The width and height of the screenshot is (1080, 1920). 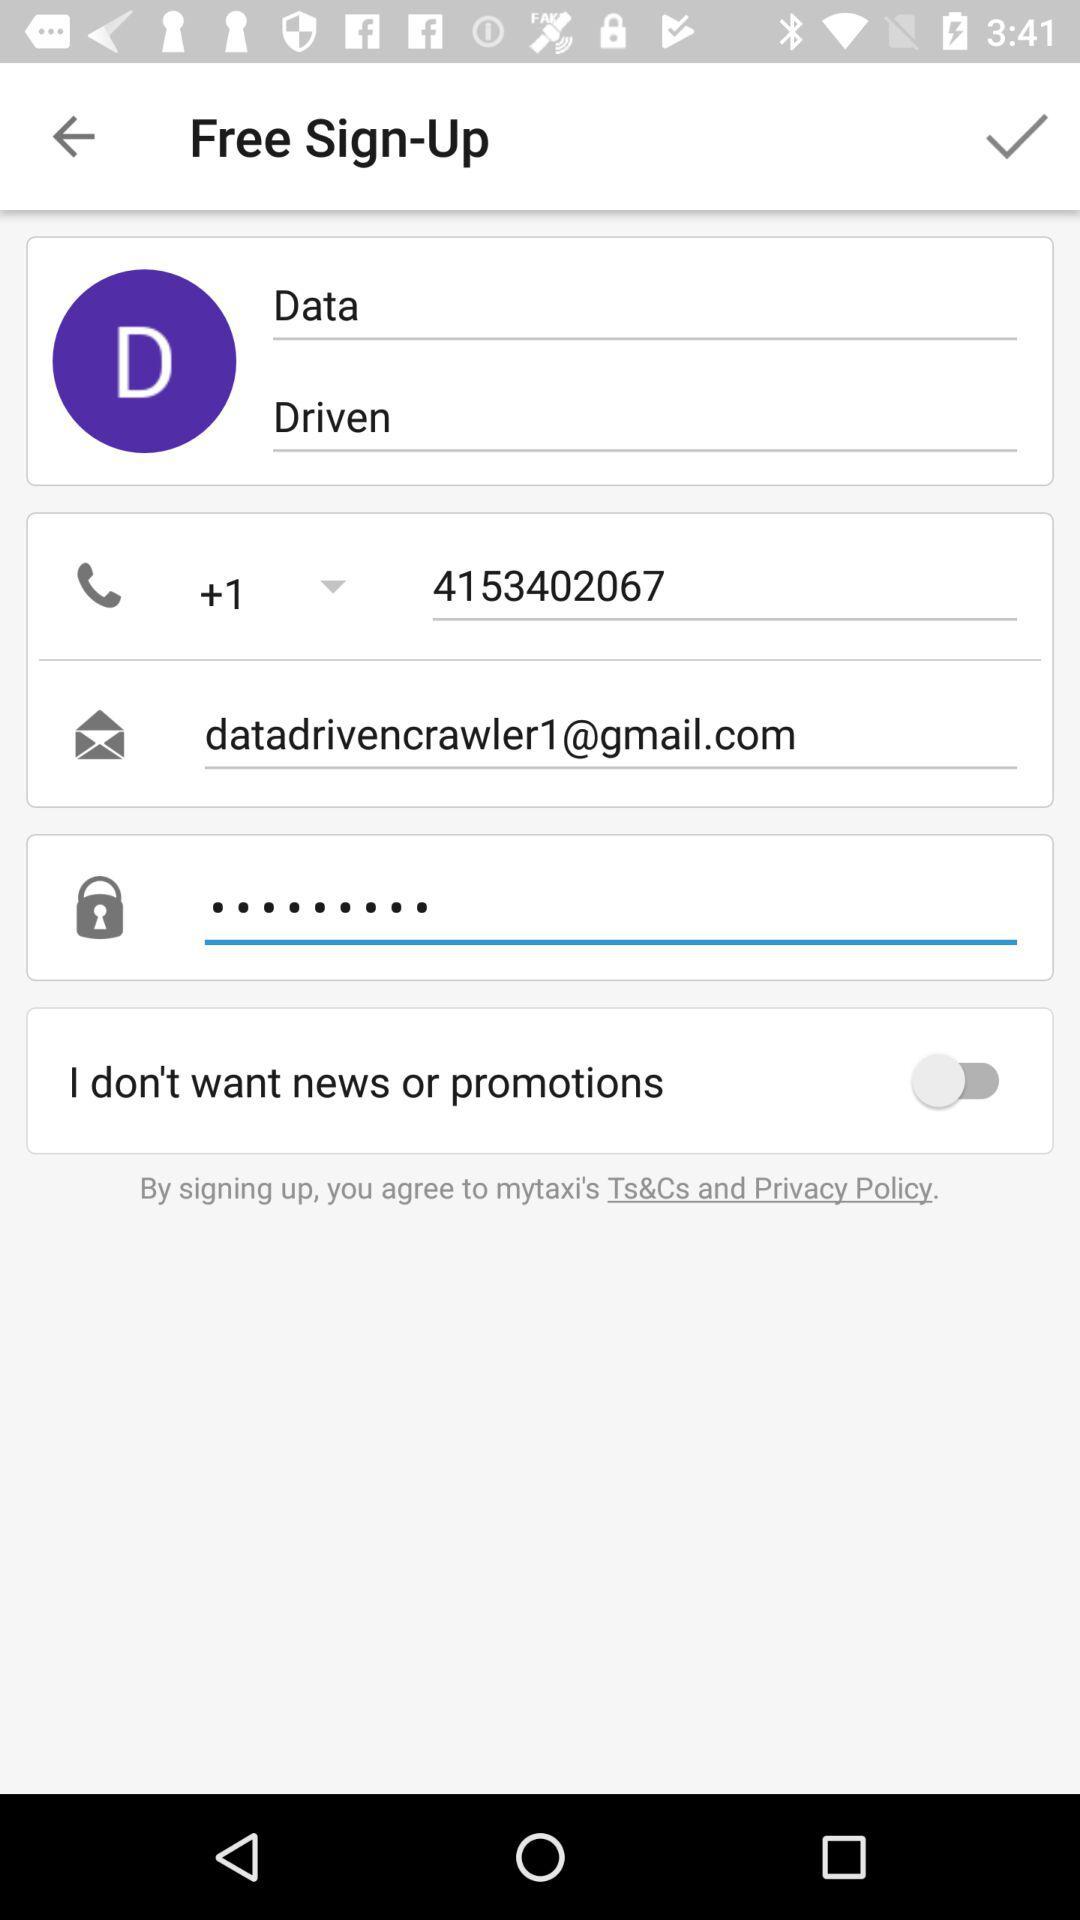 What do you see at coordinates (644, 303) in the screenshot?
I see `data item` at bounding box center [644, 303].